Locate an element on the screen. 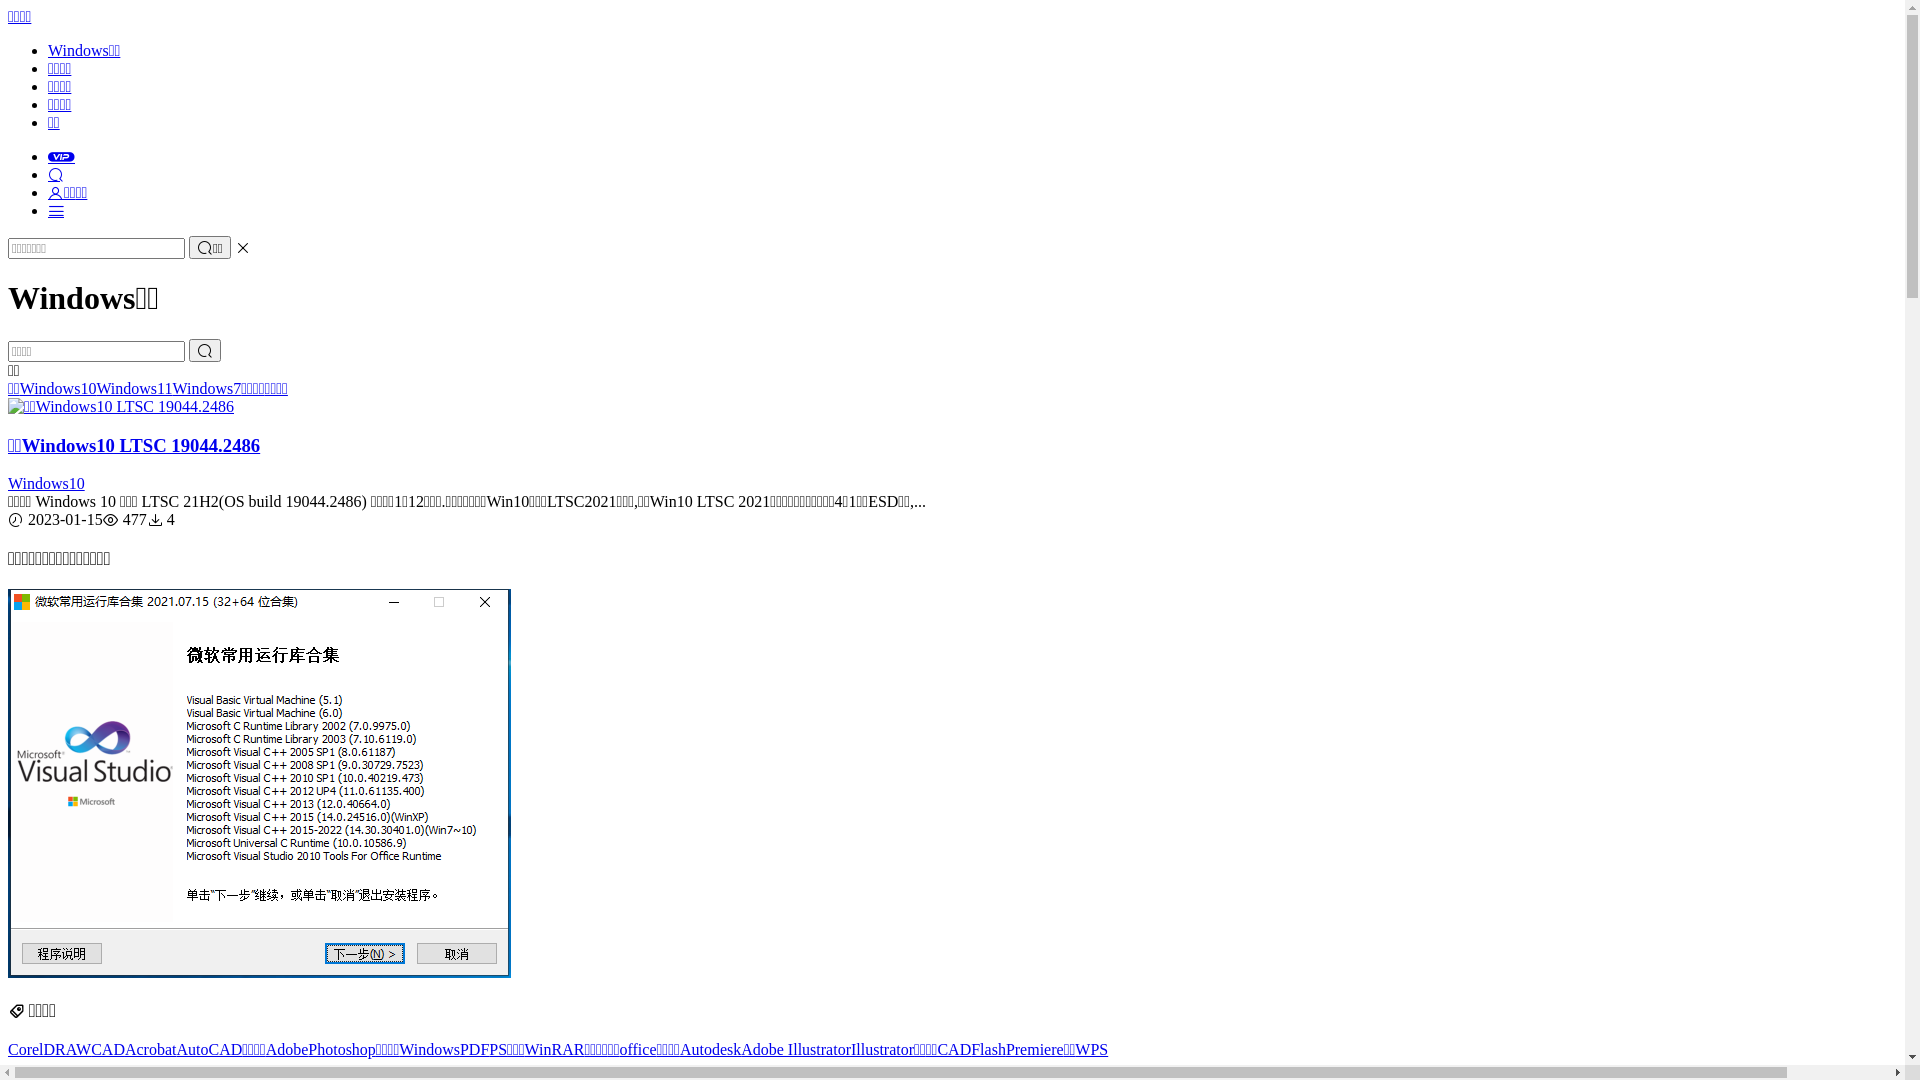 The image size is (1920, 1080). 'PS' is located at coordinates (498, 1048).